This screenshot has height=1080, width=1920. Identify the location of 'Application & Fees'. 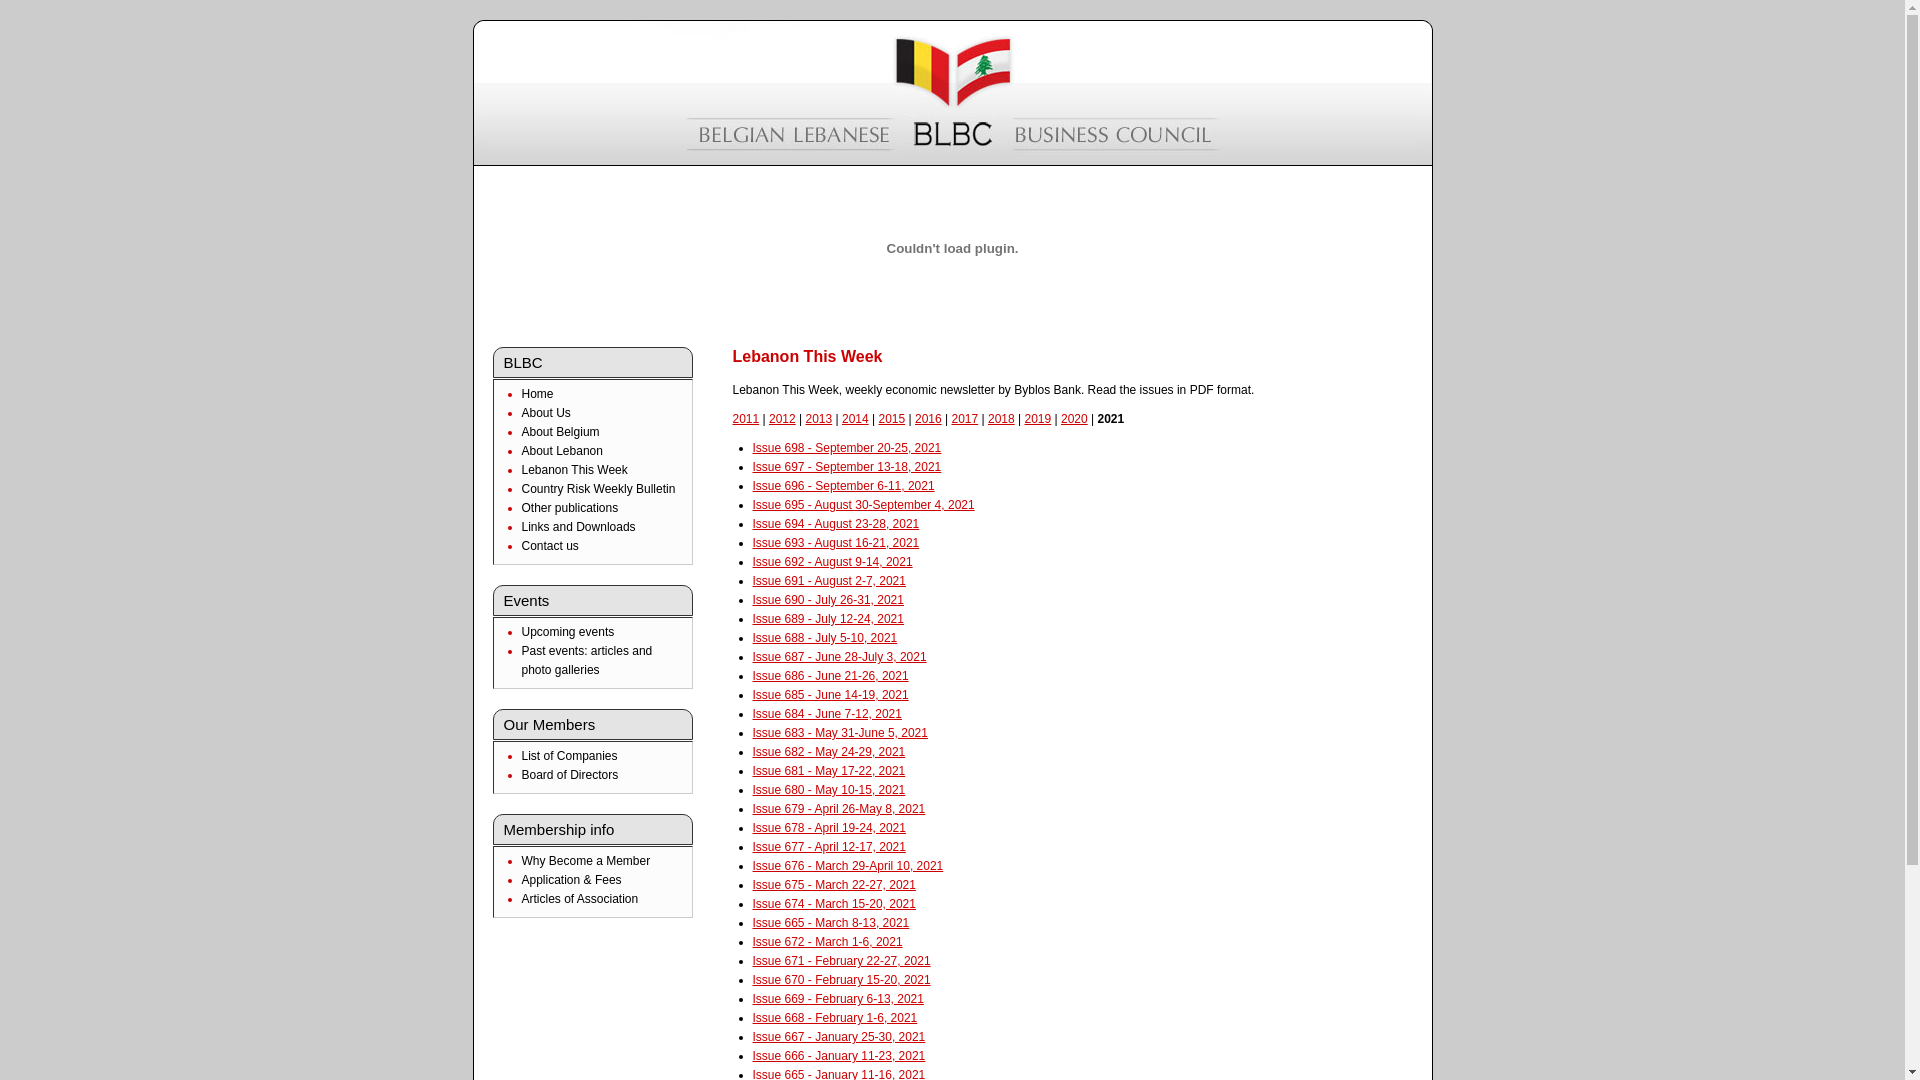
(570, 878).